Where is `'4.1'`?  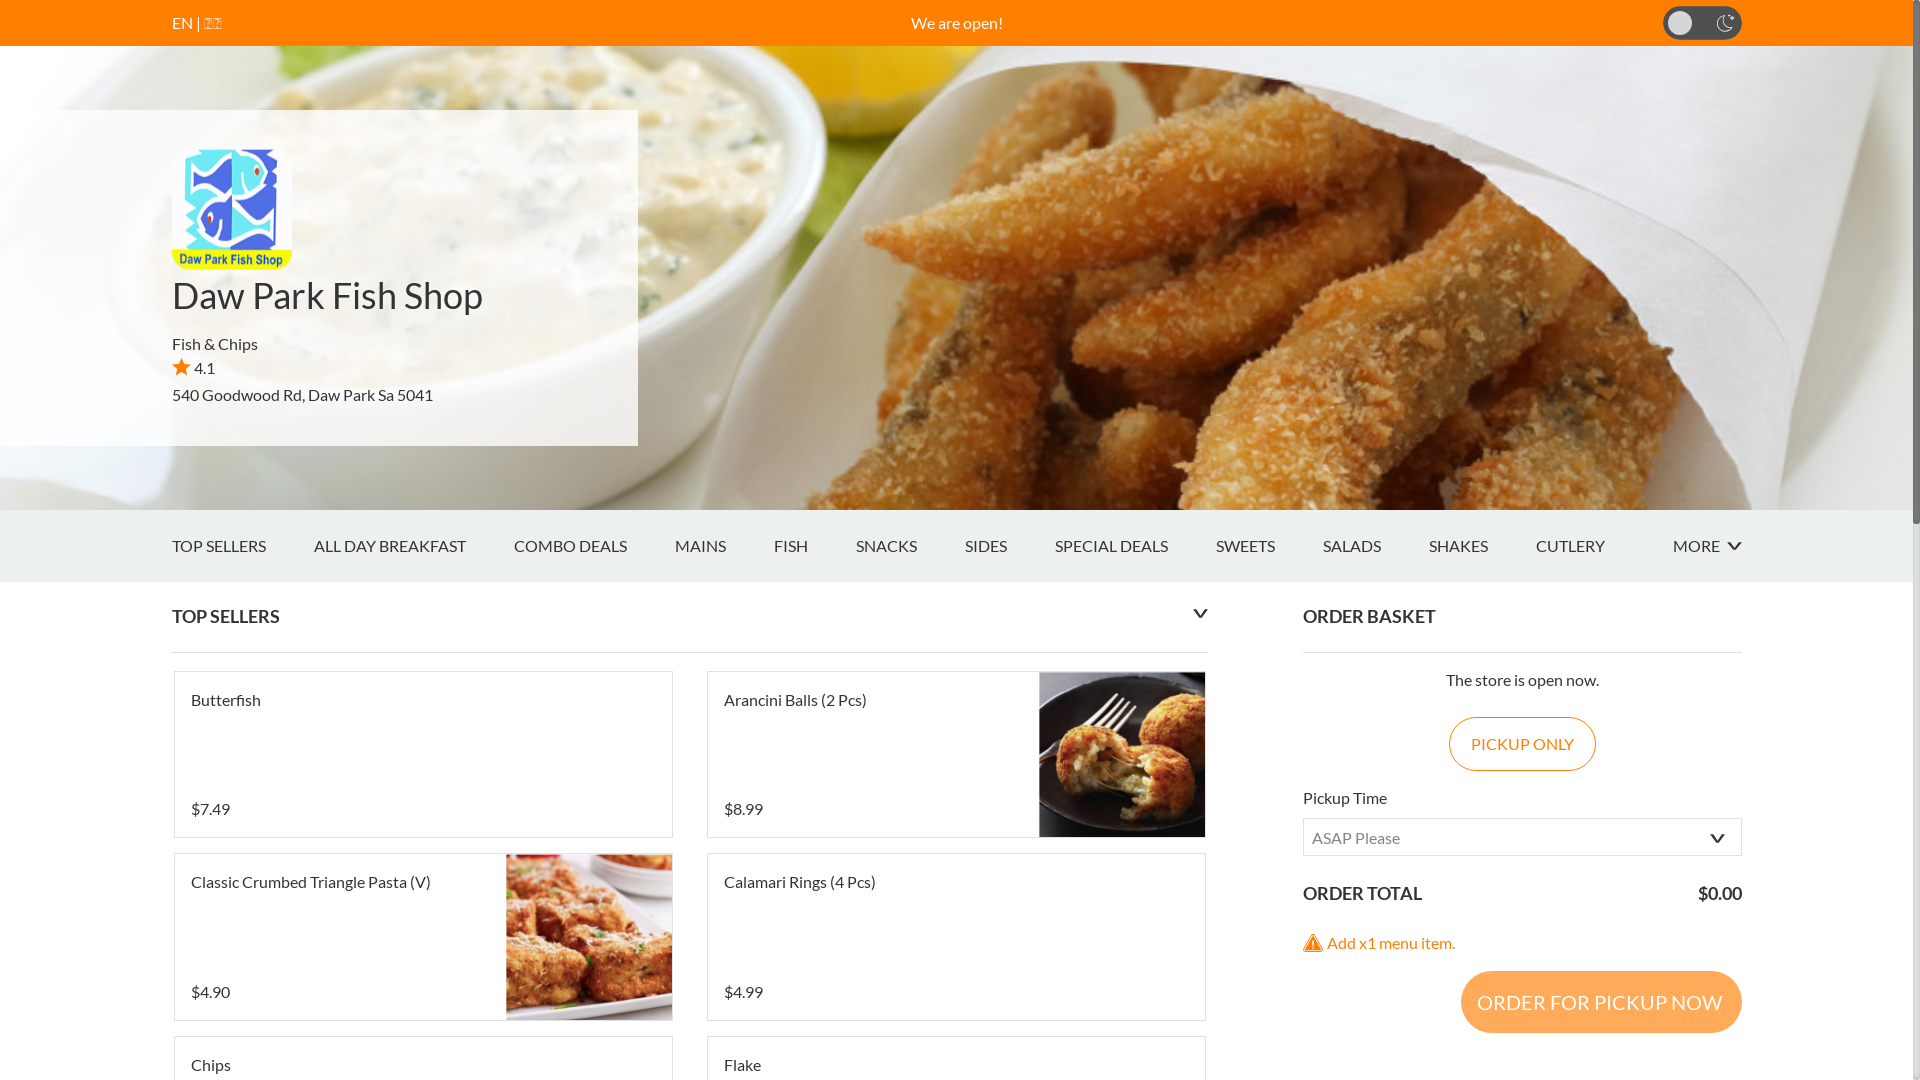
'4.1' is located at coordinates (193, 367).